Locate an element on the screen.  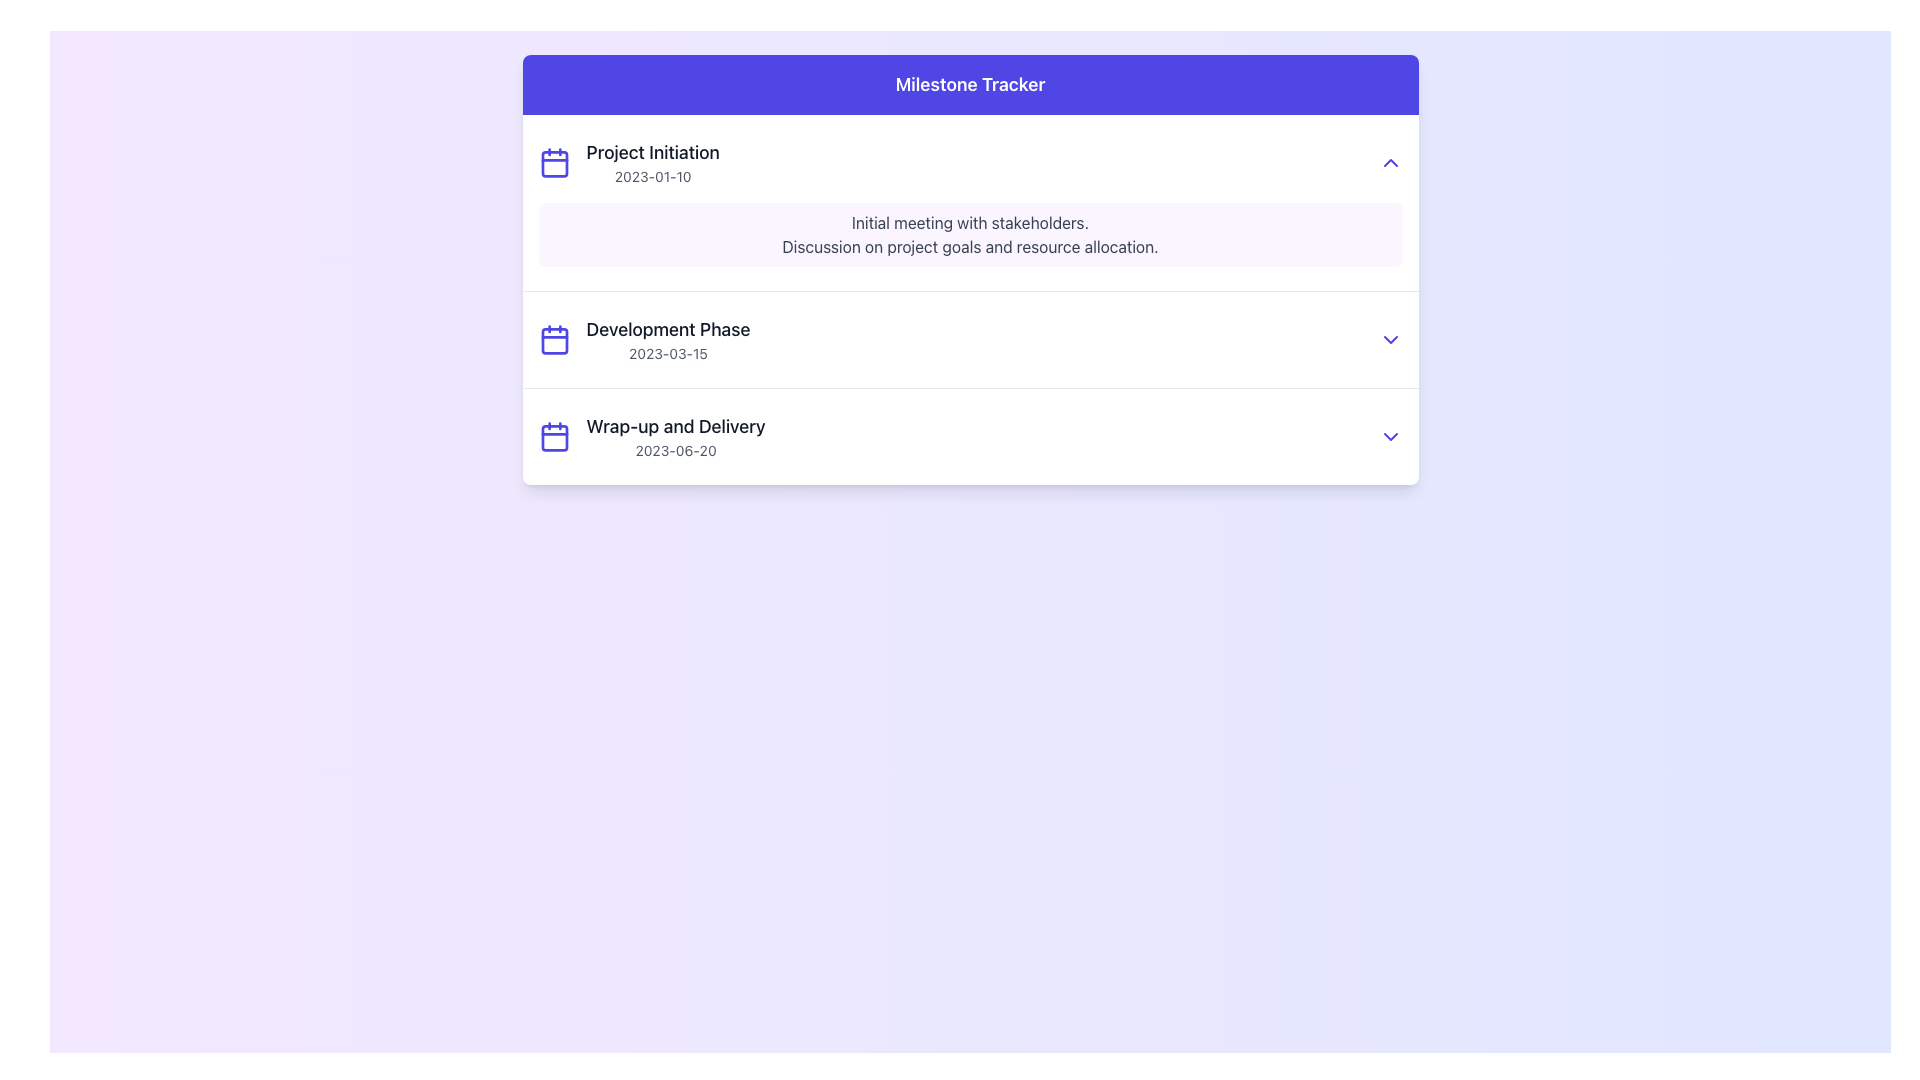
the dropdown toggle icon located at the right edge of the 'Development Phase' milestone section, just after the text '2023-03-15' is located at coordinates (1389, 338).